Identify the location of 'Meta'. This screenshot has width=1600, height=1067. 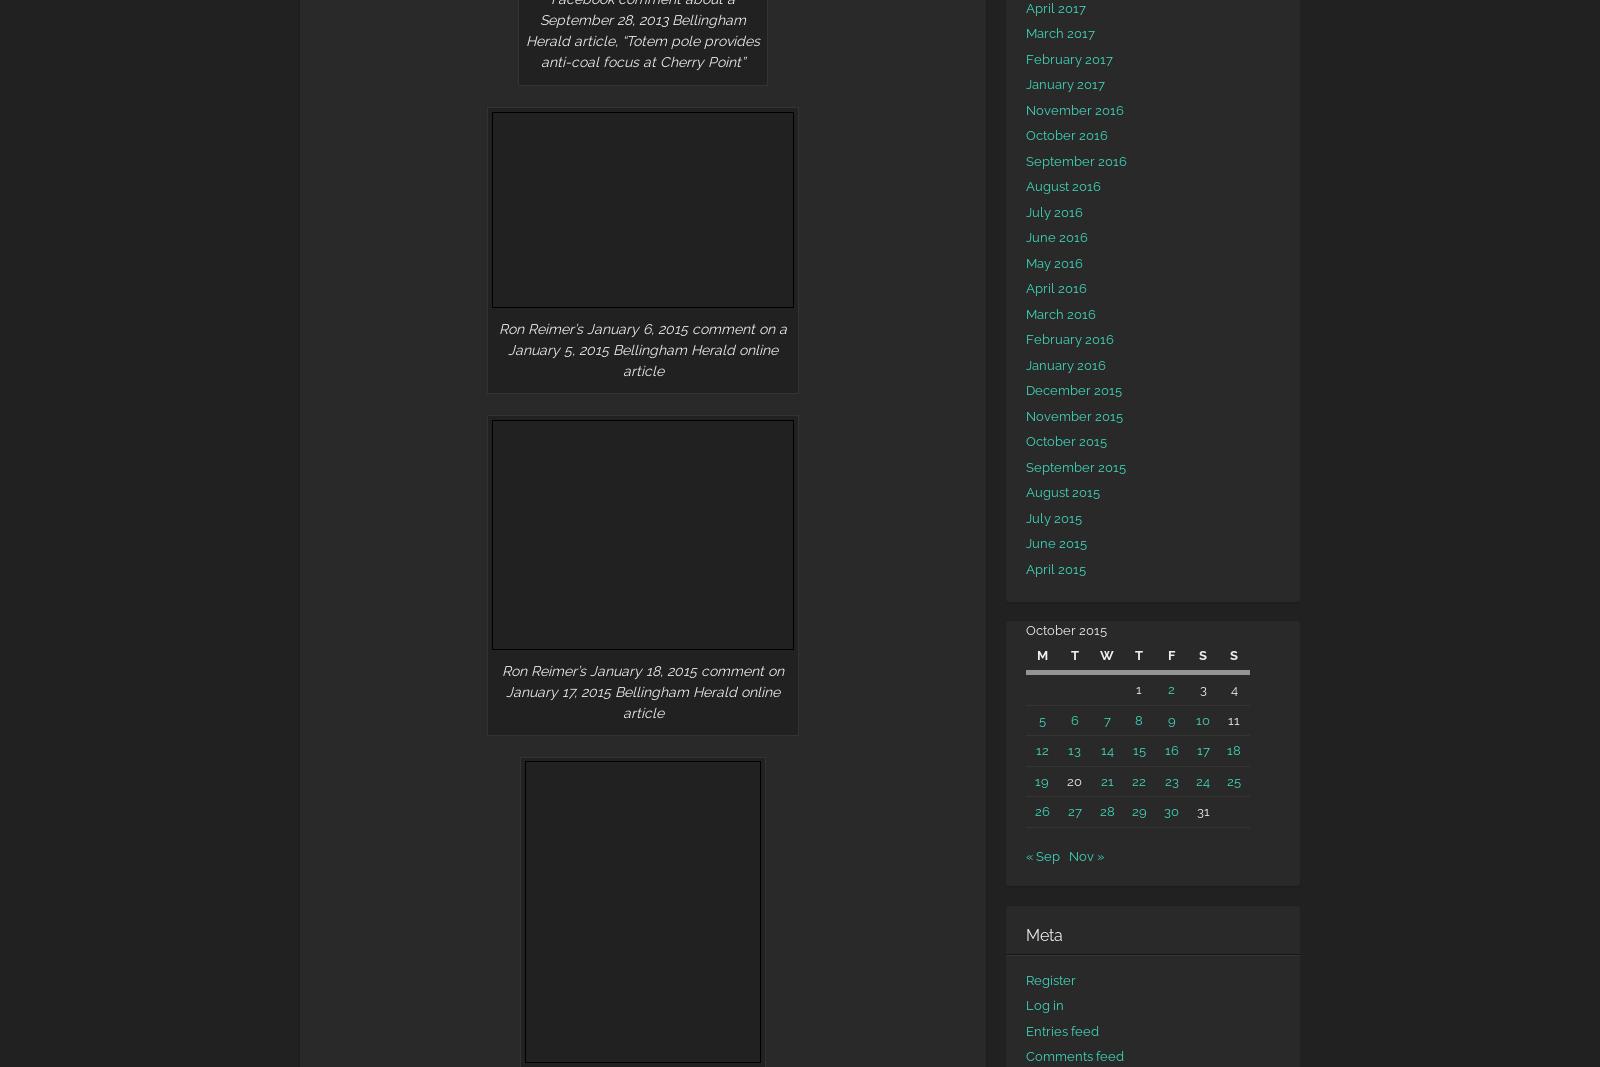
(1044, 934).